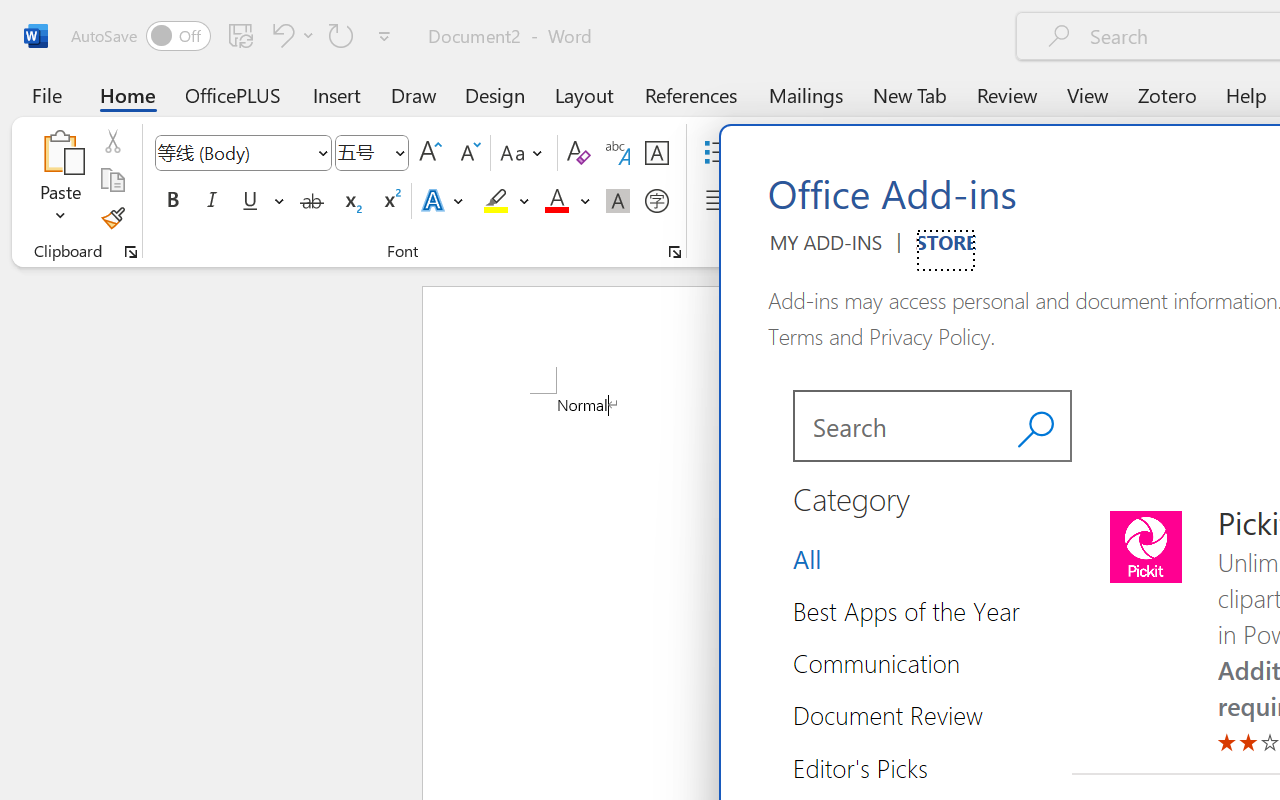 The width and height of the screenshot is (1280, 800). I want to click on 'Cut', so click(111, 141).